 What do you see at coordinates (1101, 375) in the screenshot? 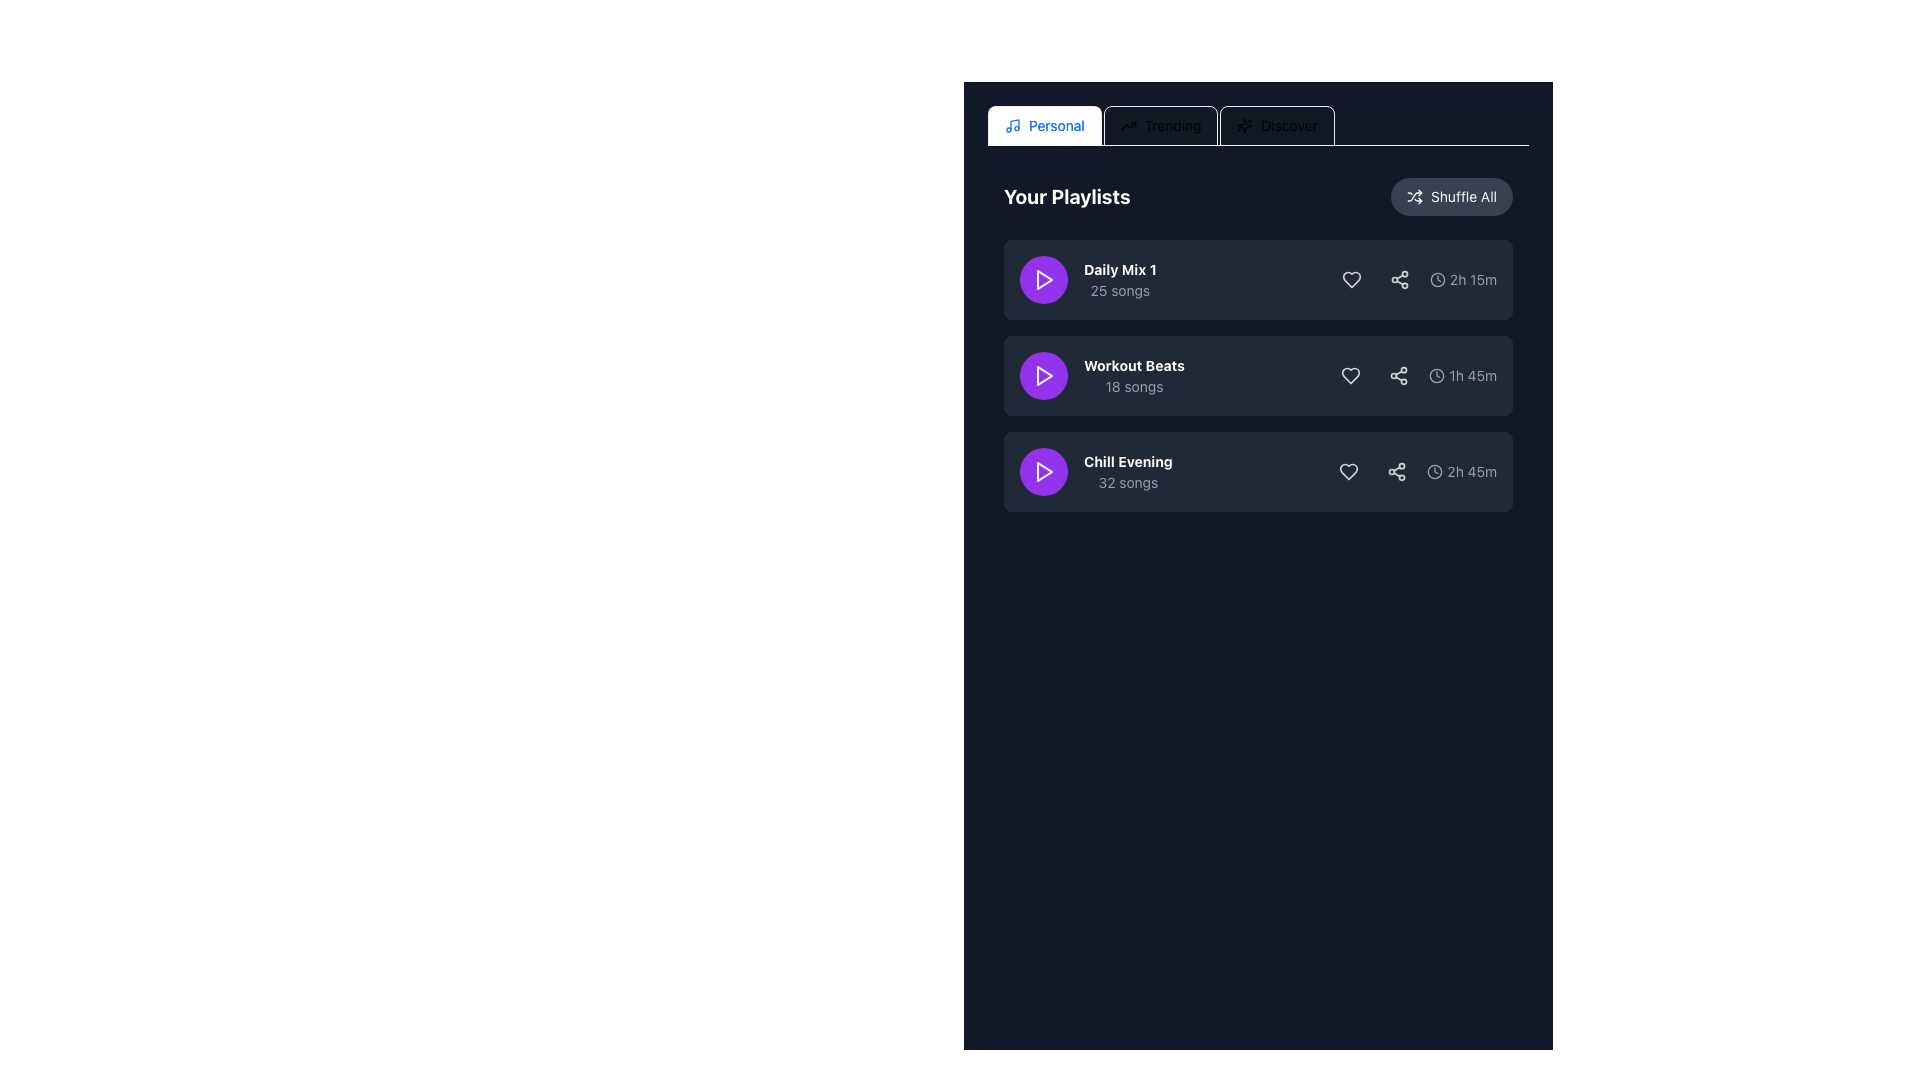
I see `the text display component representing the playlist entry 'Workout Beats'` at bounding box center [1101, 375].